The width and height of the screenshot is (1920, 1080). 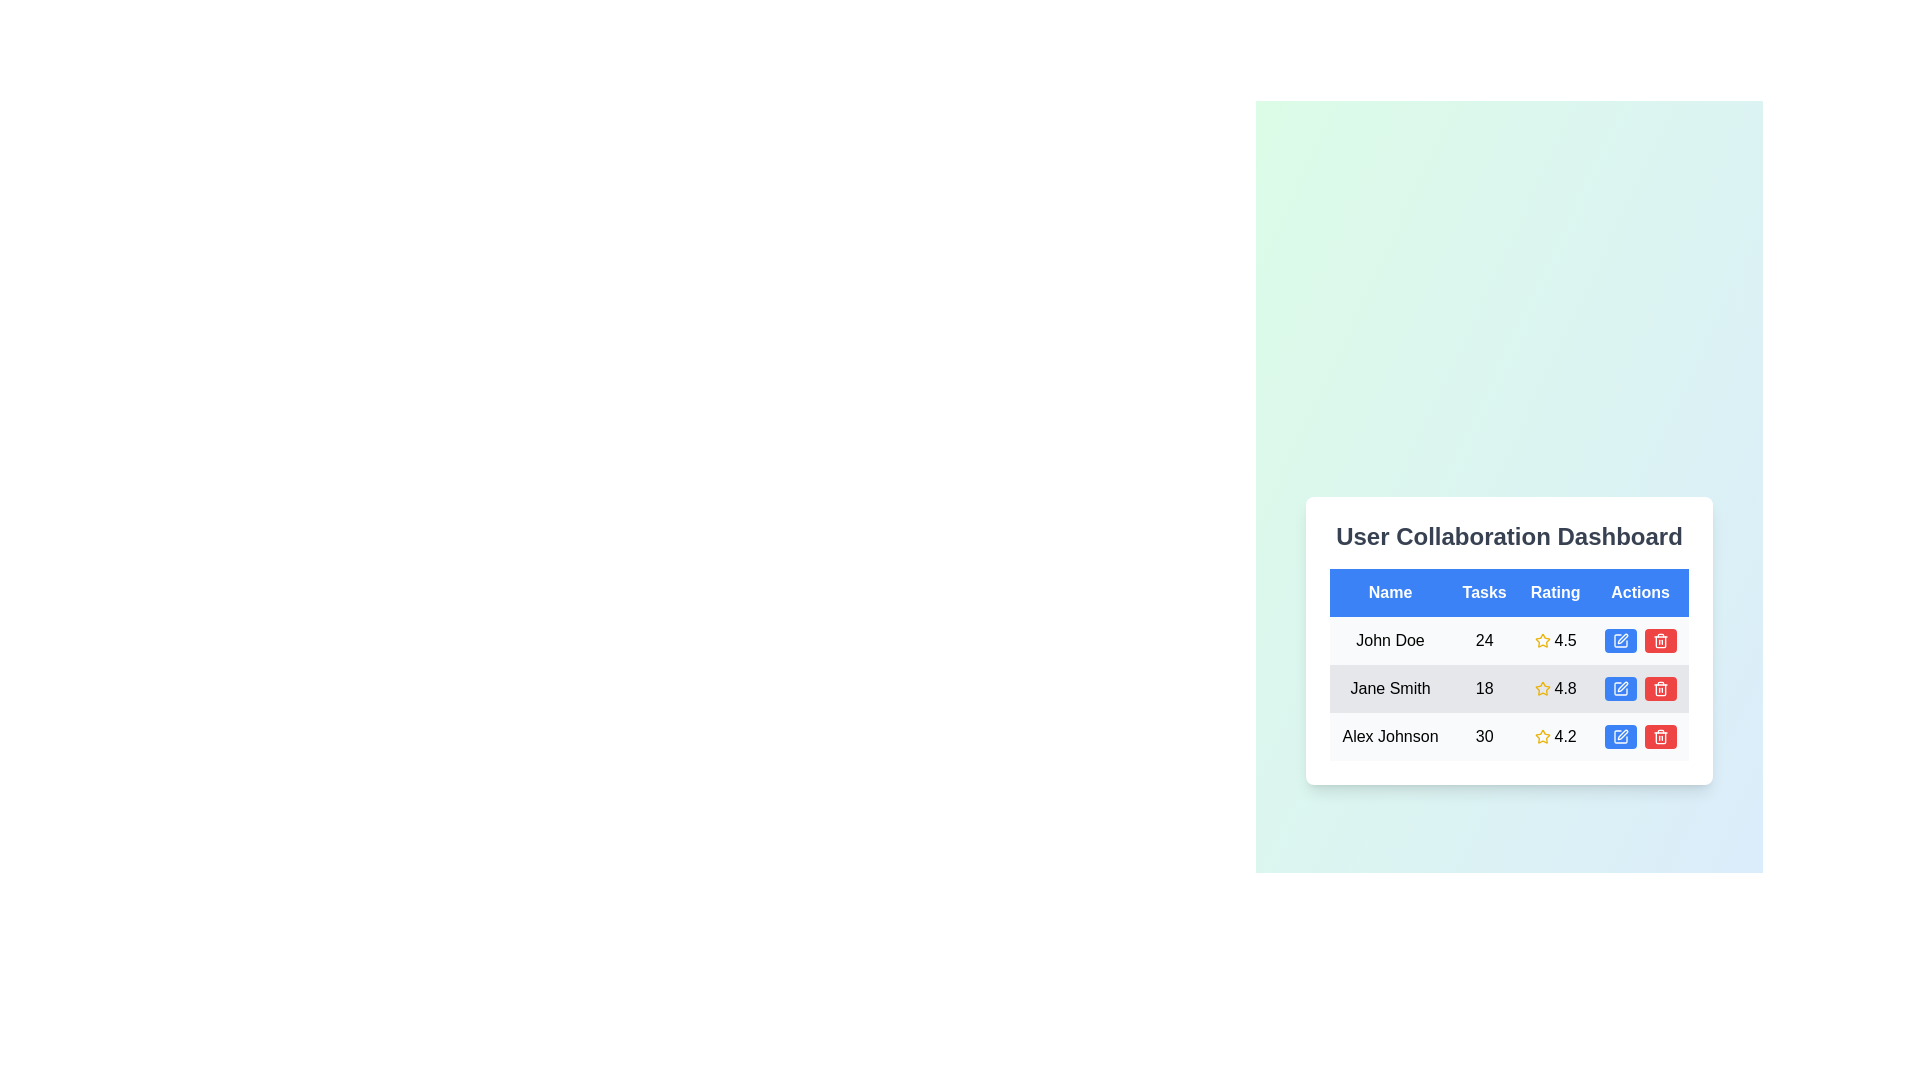 I want to click on the star icon in the 'Rating' column, which is adjacent to the numeric rating value '4.5' for 'John Doe', so click(x=1541, y=640).